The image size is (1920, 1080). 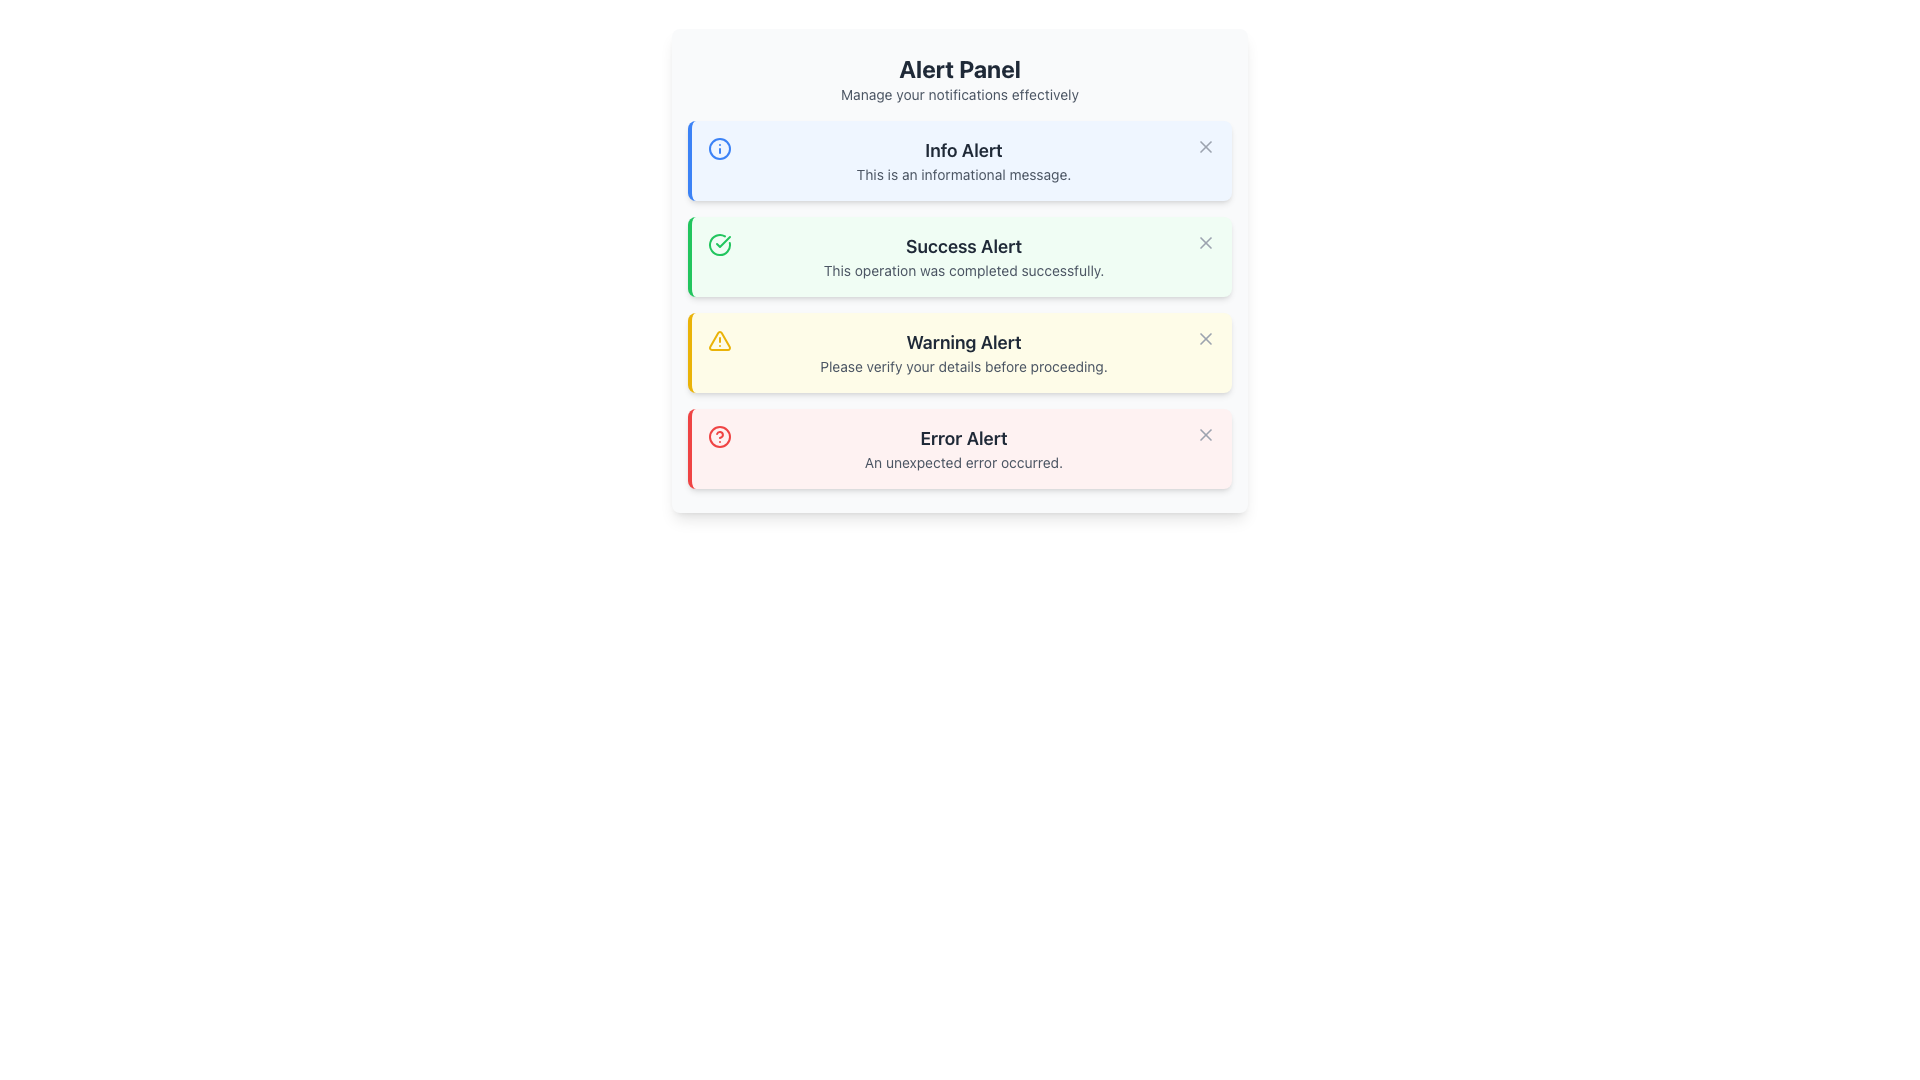 What do you see at coordinates (964, 342) in the screenshot?
I see `the Header text of the third alert card, which serves as the title of the warning alert, positioned at the top of the yellow alert card` at bounding box center [964, 342].